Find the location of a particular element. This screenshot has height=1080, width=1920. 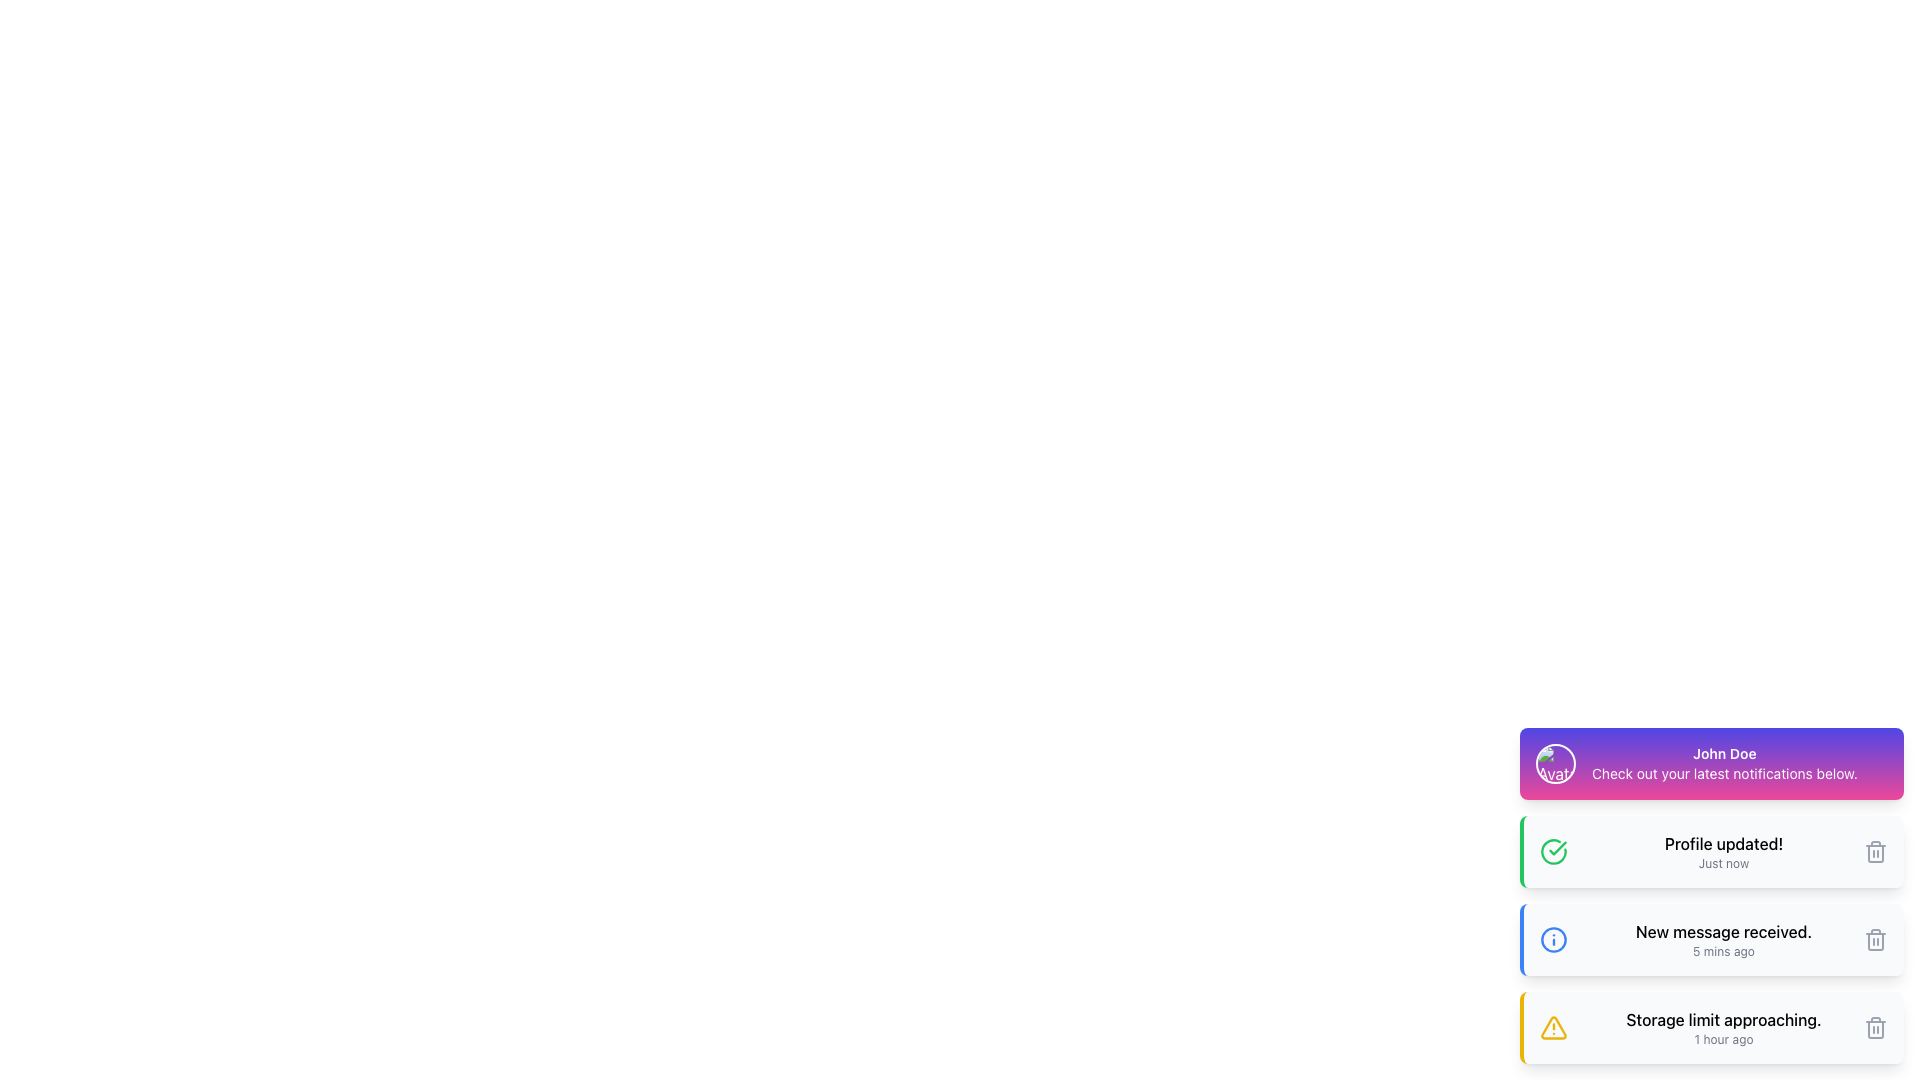

the warning icon located on the left side of the third notification card titled 'Storage limit approaching' in the notification list is located at coordinates (1553, 1027).